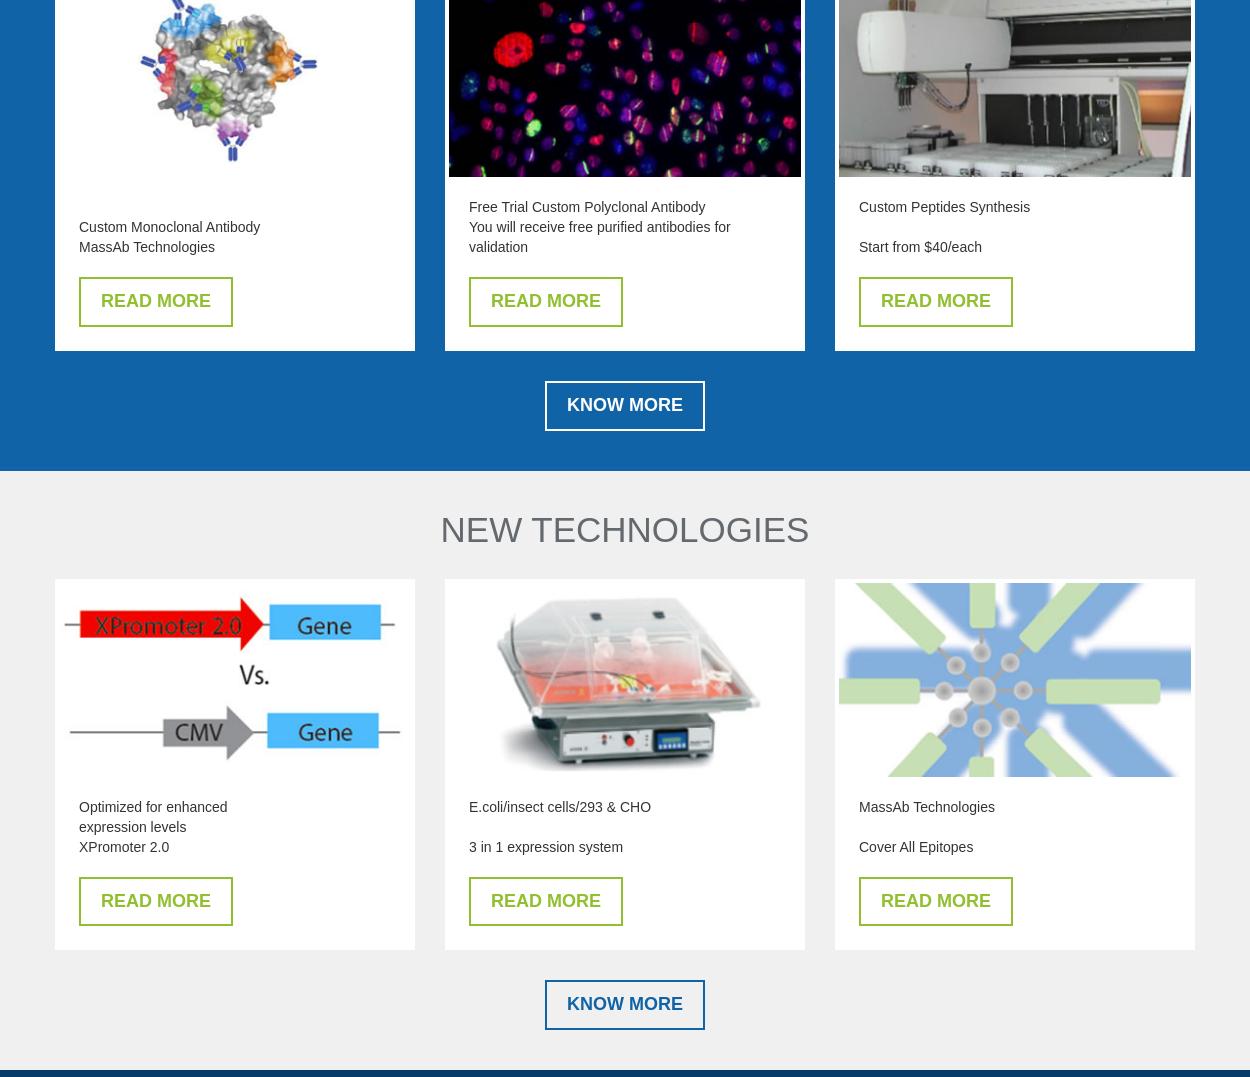 The width and height of the screenshot is (1250, 1077). What do you see at coordinates (560, 806) in the screenshot?
I see `'E.coli/insect cells/293 & CHO'` at bounding box center [560, 806].